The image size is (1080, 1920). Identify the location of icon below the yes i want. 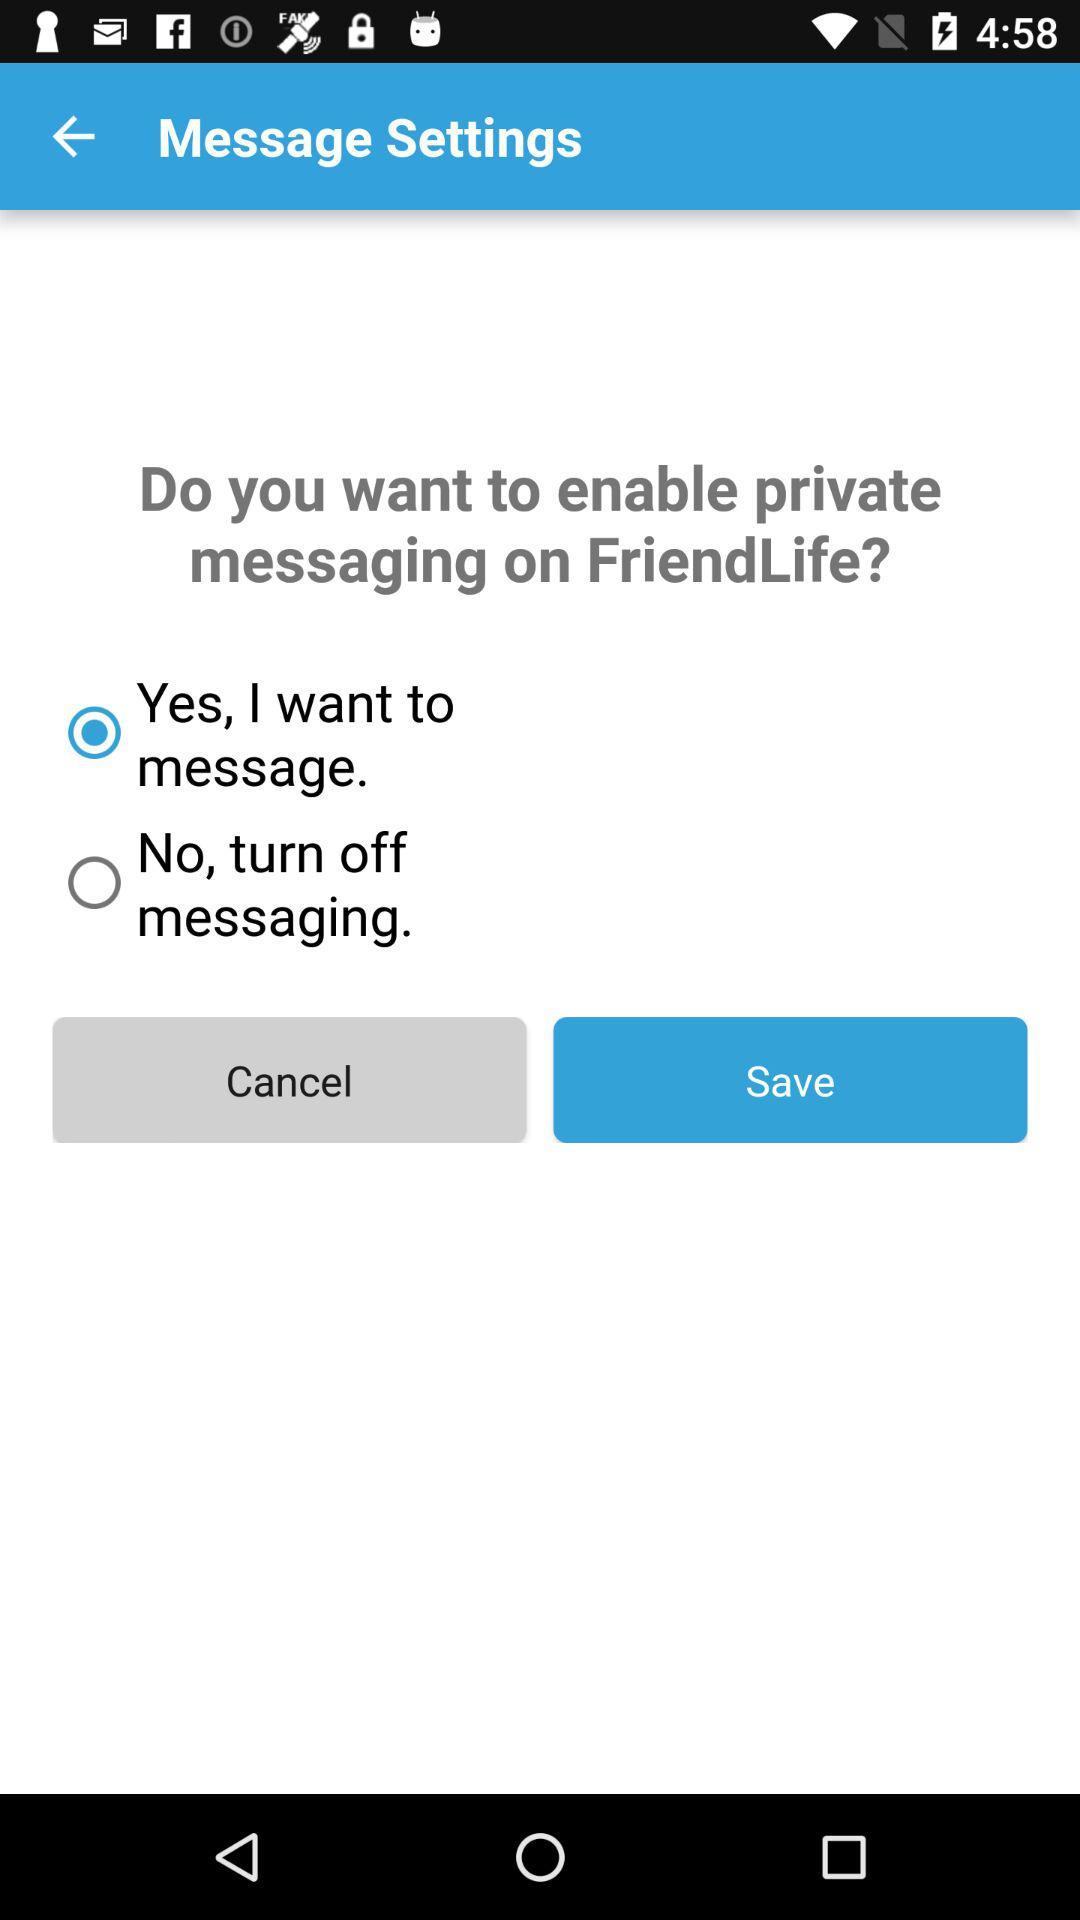
(367, 881).